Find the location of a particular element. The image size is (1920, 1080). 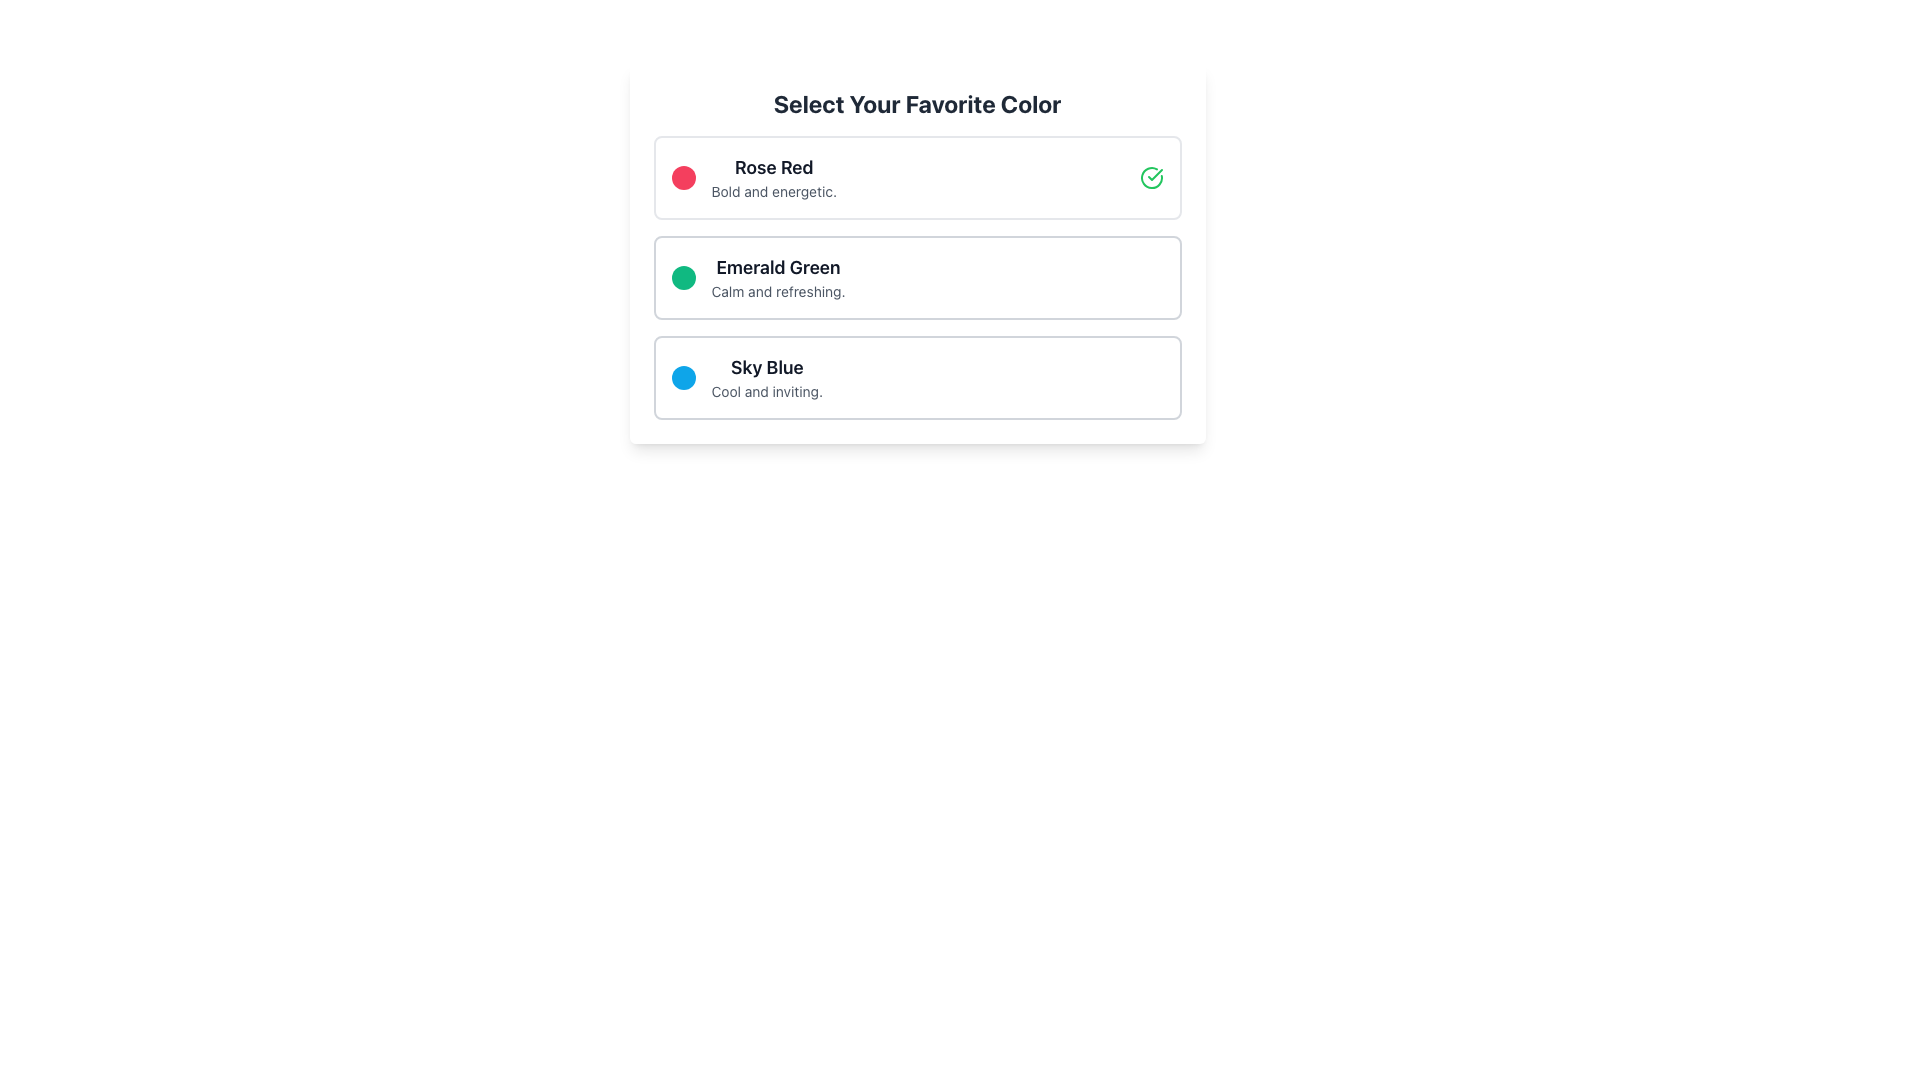

the 'Emerald Green' selectable list item, which is the second option in the color selection menu is located at coordinates (916, 277).